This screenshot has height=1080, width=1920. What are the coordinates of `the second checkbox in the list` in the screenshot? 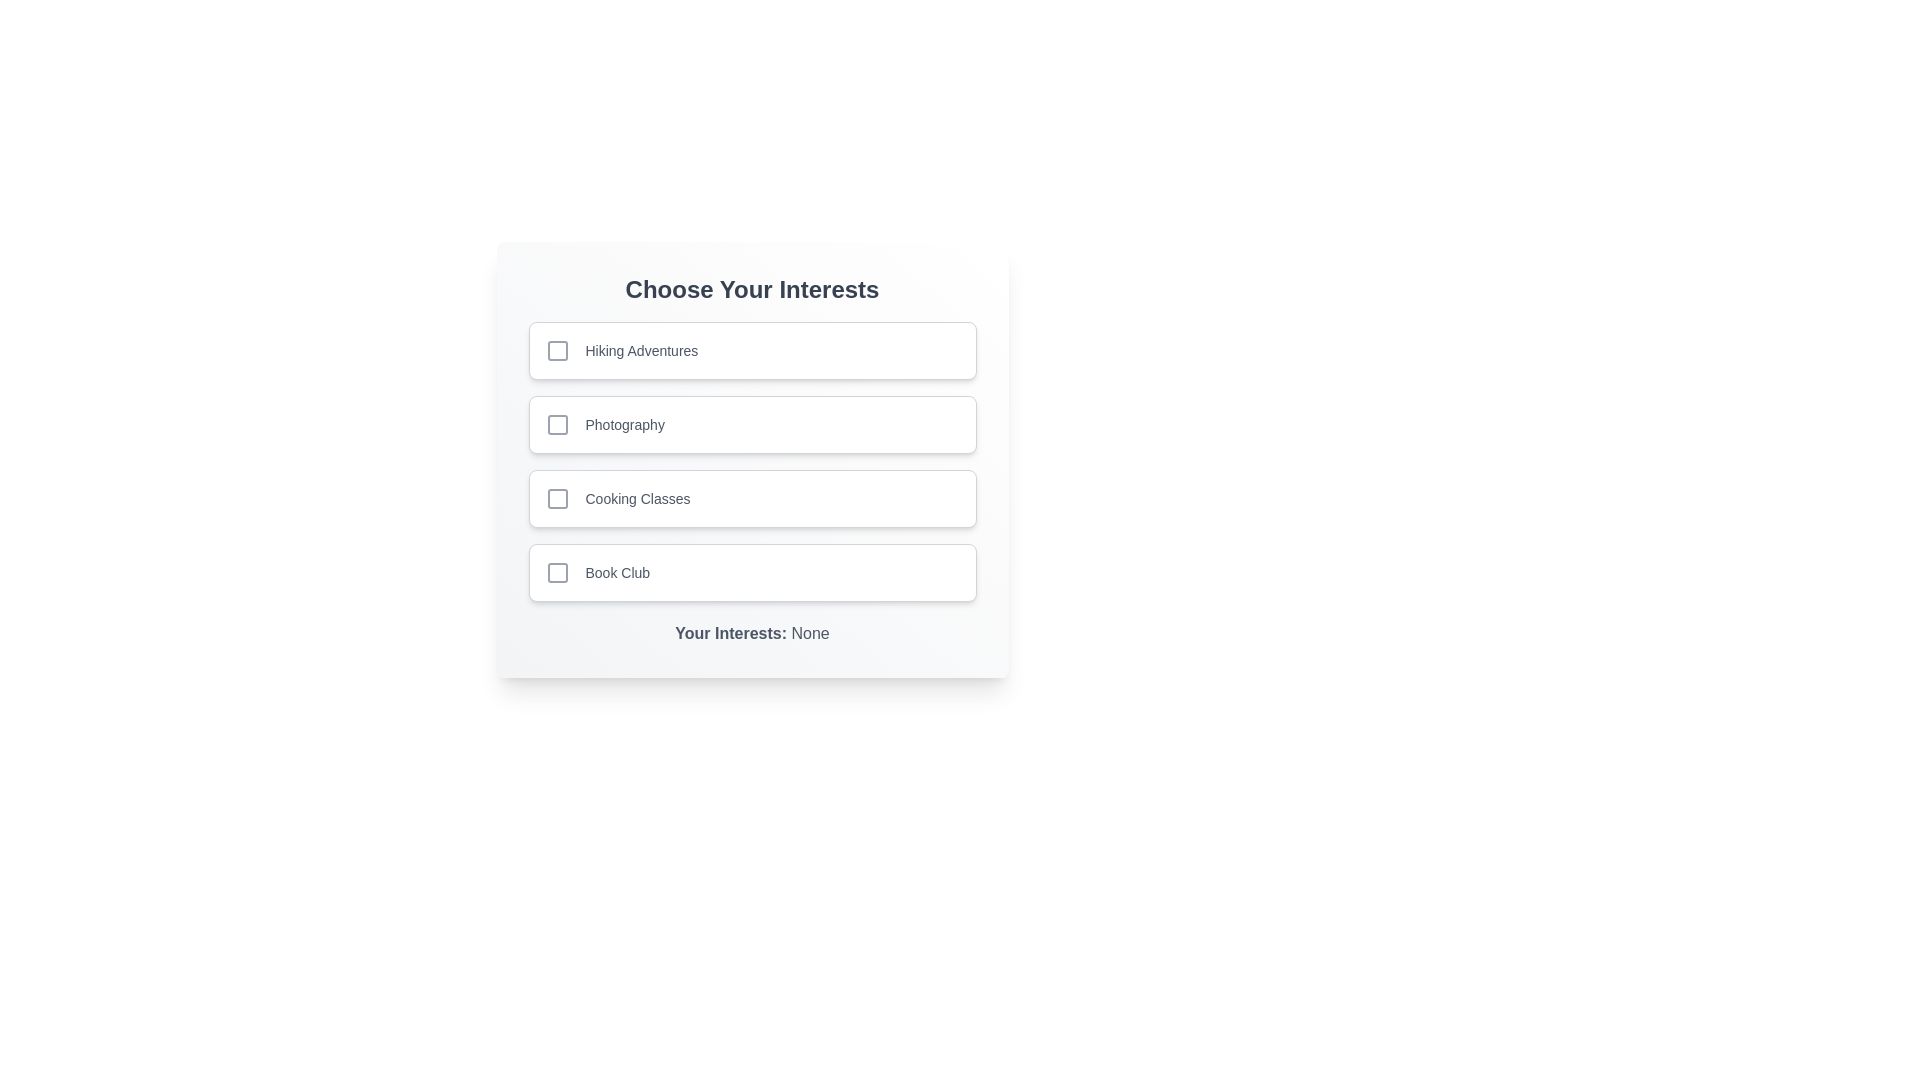 It's located at (557, 423).